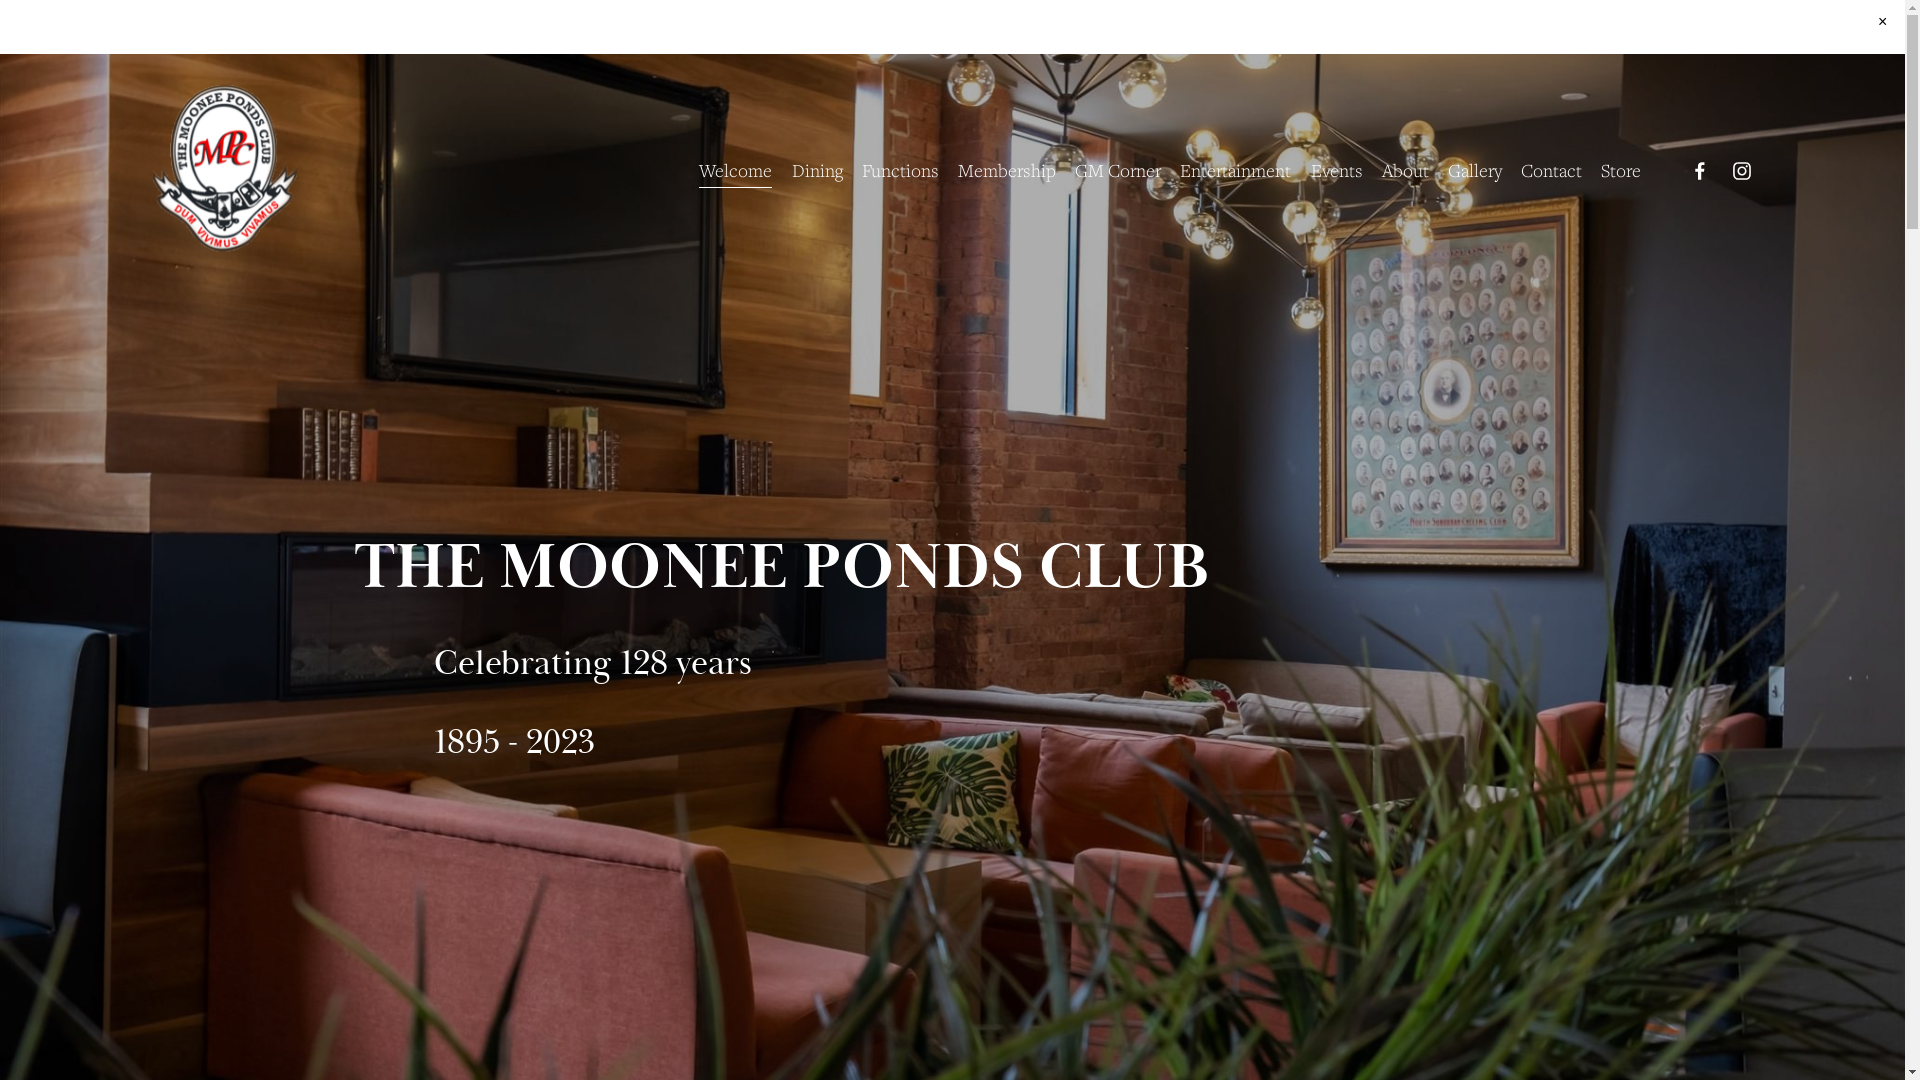 This screenshot has height=1080, width=1920. What do you see at coordinates (899, 169) in the screenshot?
I see `'Functions'` at bounding box center [899, 169].